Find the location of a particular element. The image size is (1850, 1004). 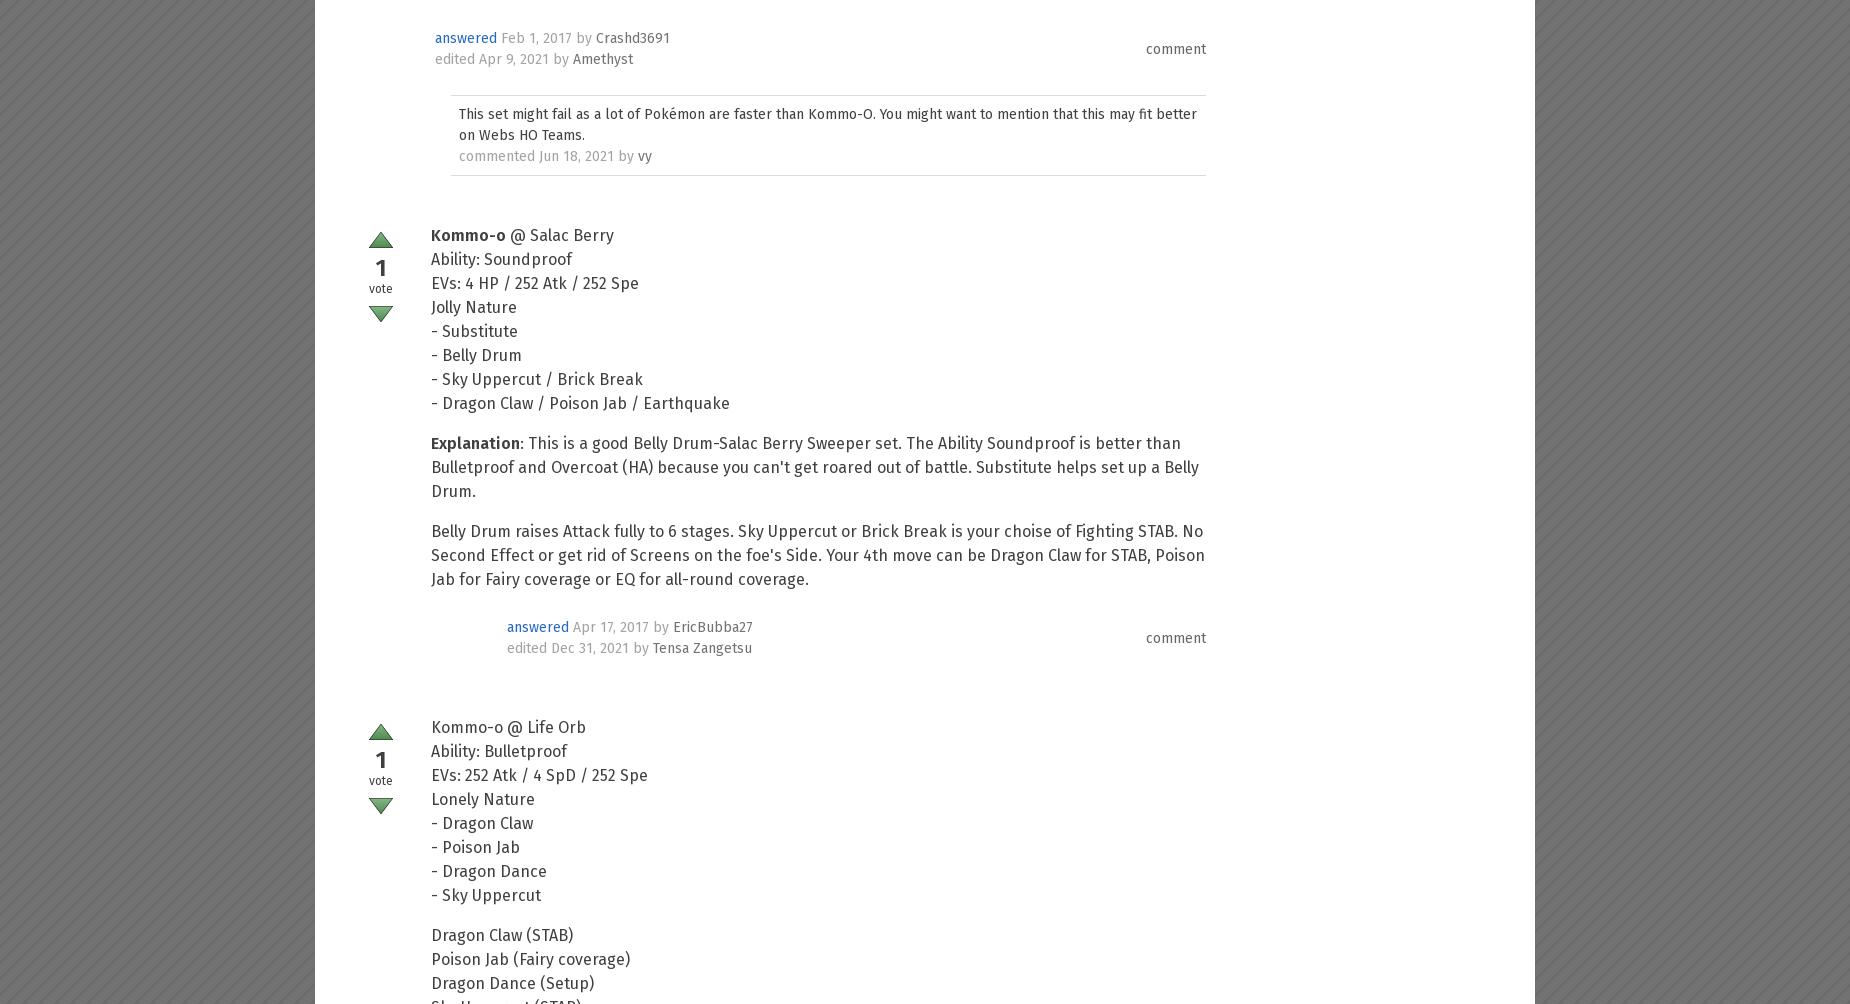

'Apr 9, 2021' is located at coordinates (513, 59).